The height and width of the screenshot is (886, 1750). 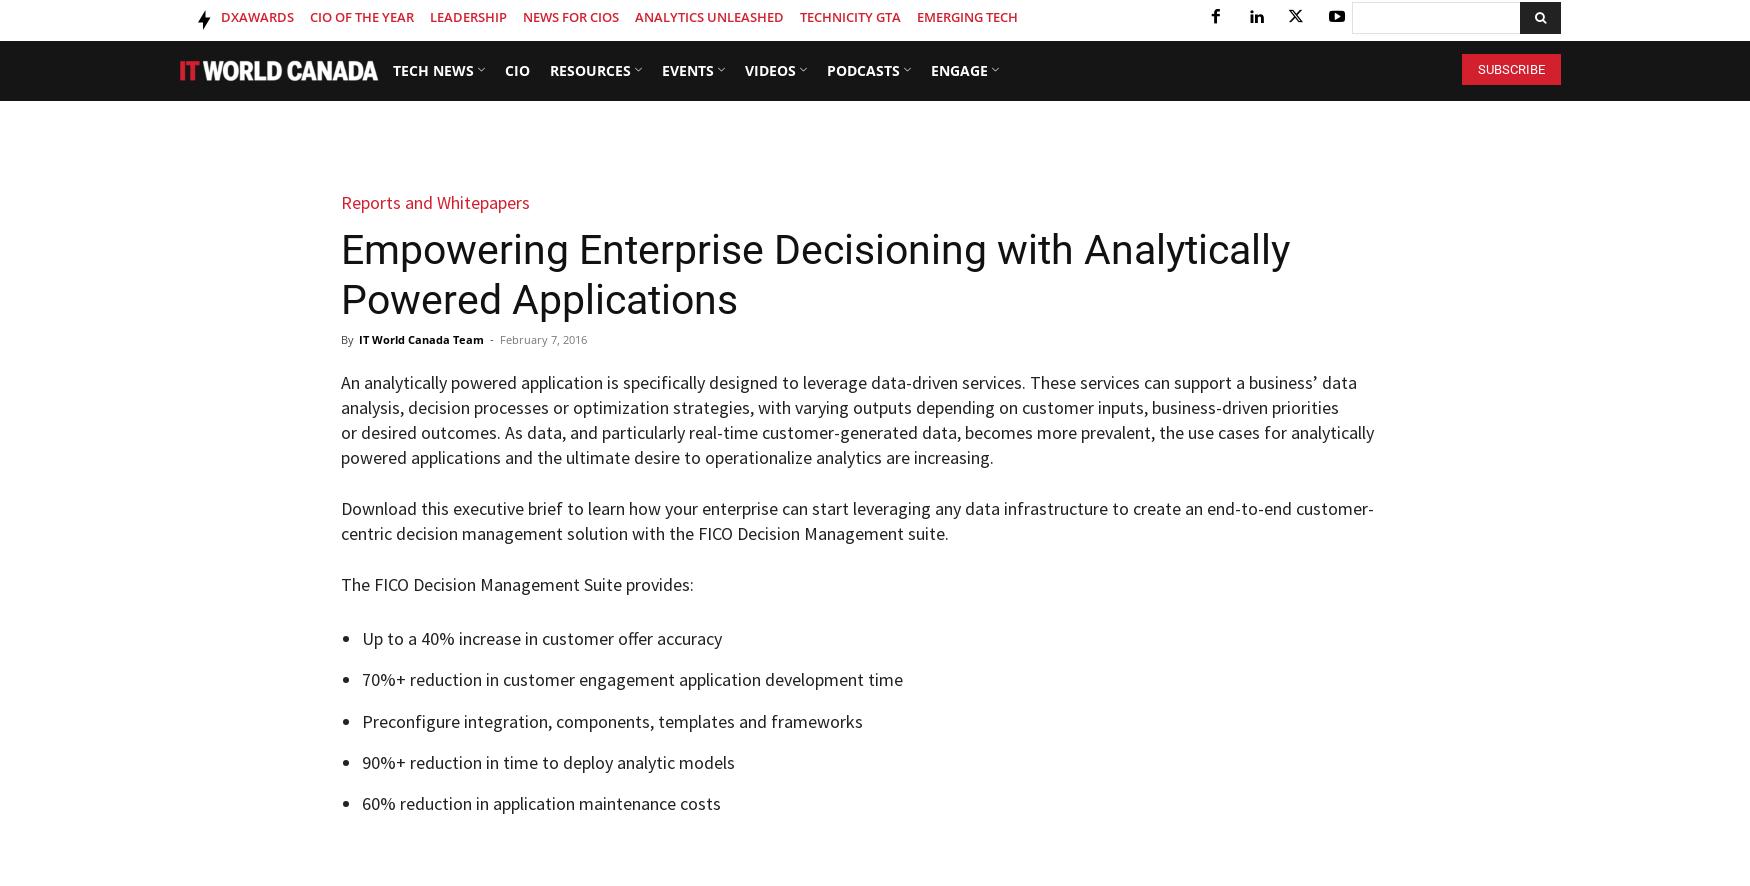 I want to click on 'Empowering Enterprise Decisioning with Analytically Powered Applications', so click(x=815, y=275).